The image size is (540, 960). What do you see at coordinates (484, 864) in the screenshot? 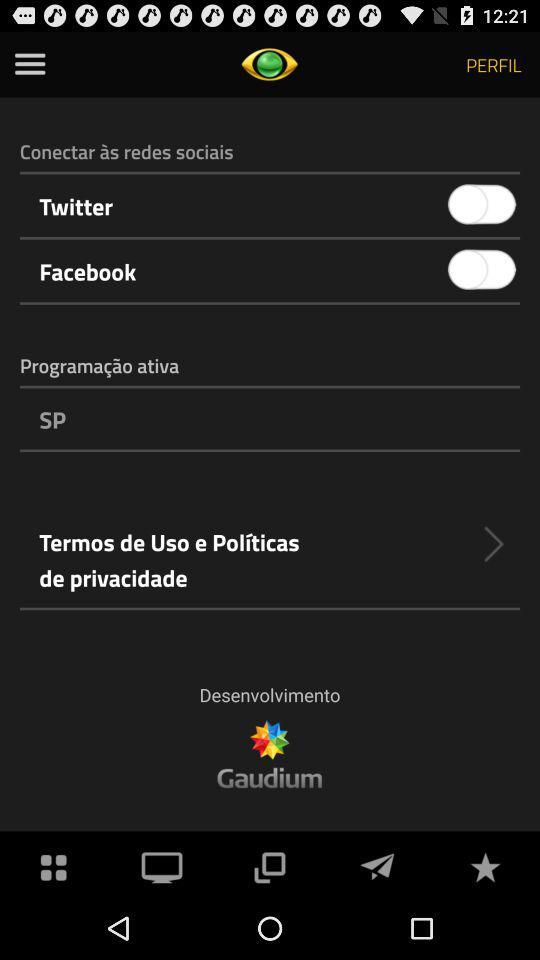
I see `star` at bounding box center [484, 864].